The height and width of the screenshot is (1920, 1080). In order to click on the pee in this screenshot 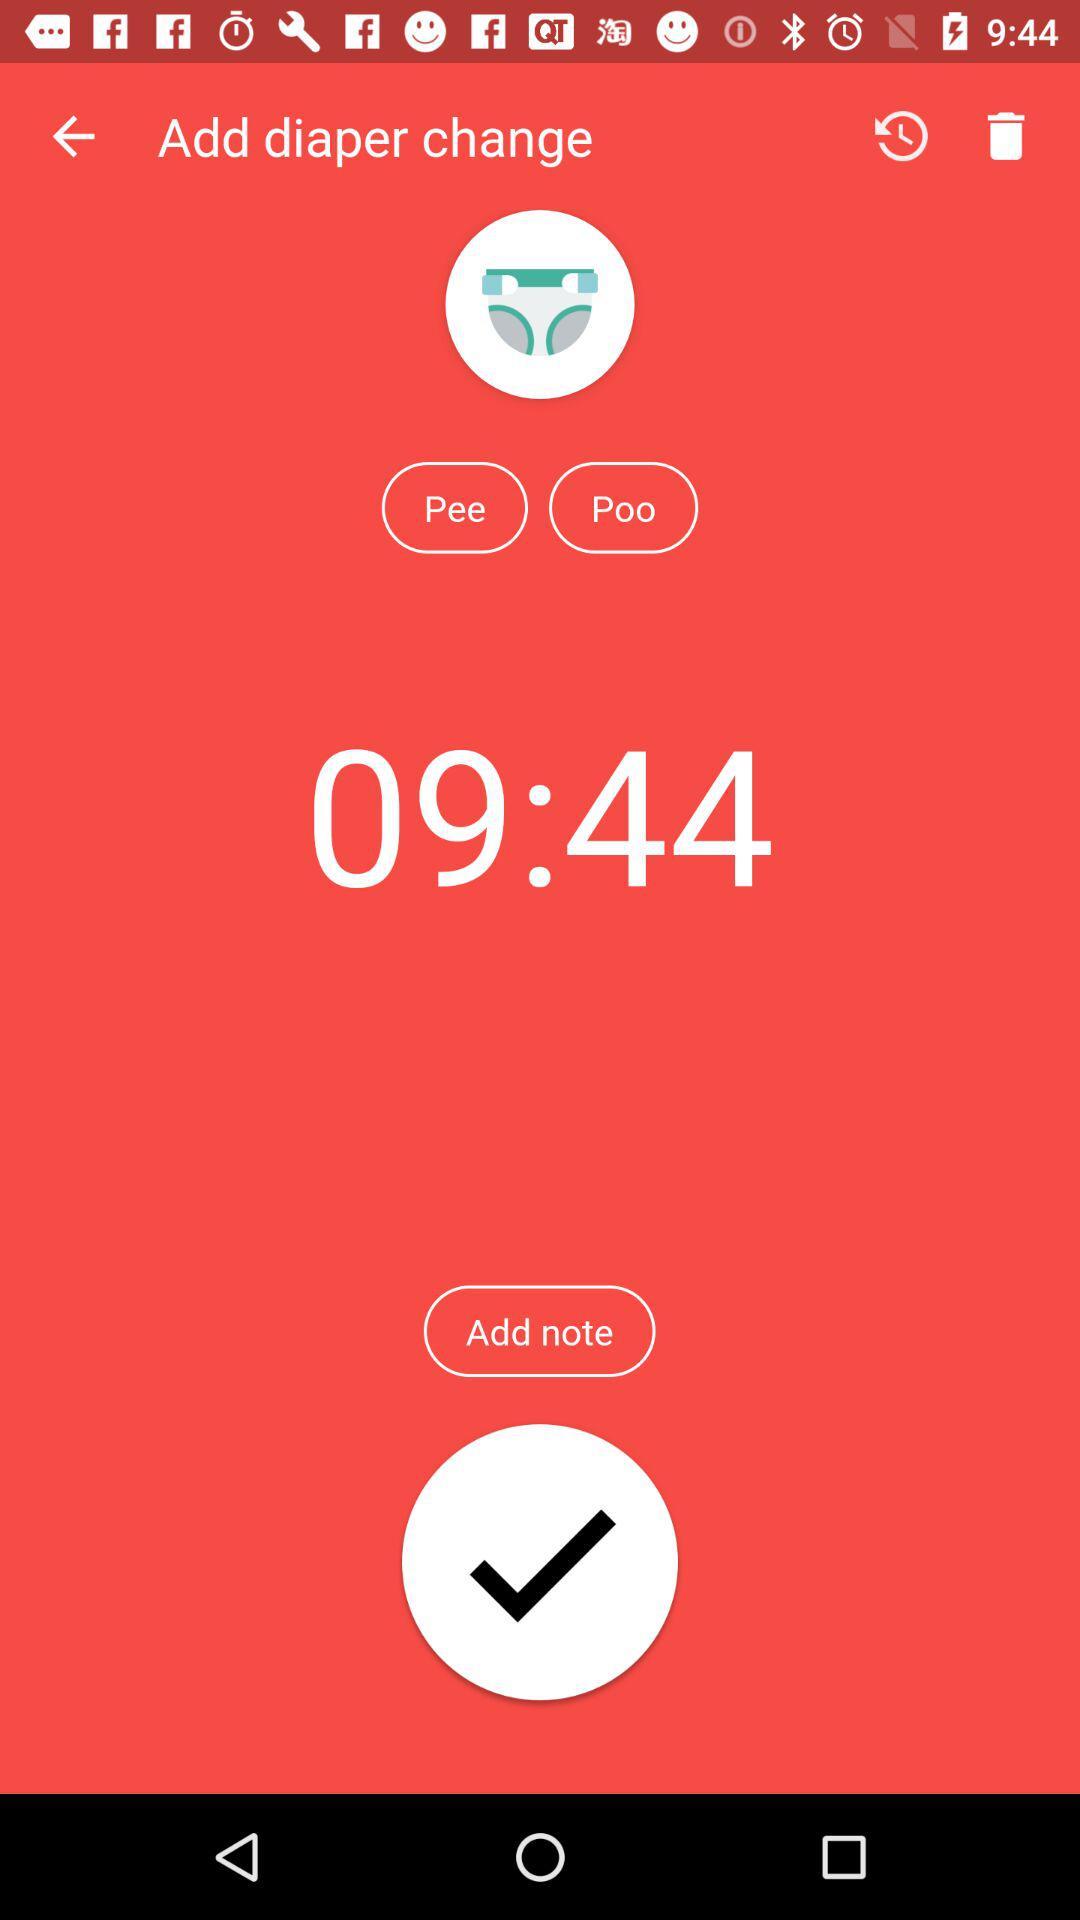, I will do `click(454, 507)`.